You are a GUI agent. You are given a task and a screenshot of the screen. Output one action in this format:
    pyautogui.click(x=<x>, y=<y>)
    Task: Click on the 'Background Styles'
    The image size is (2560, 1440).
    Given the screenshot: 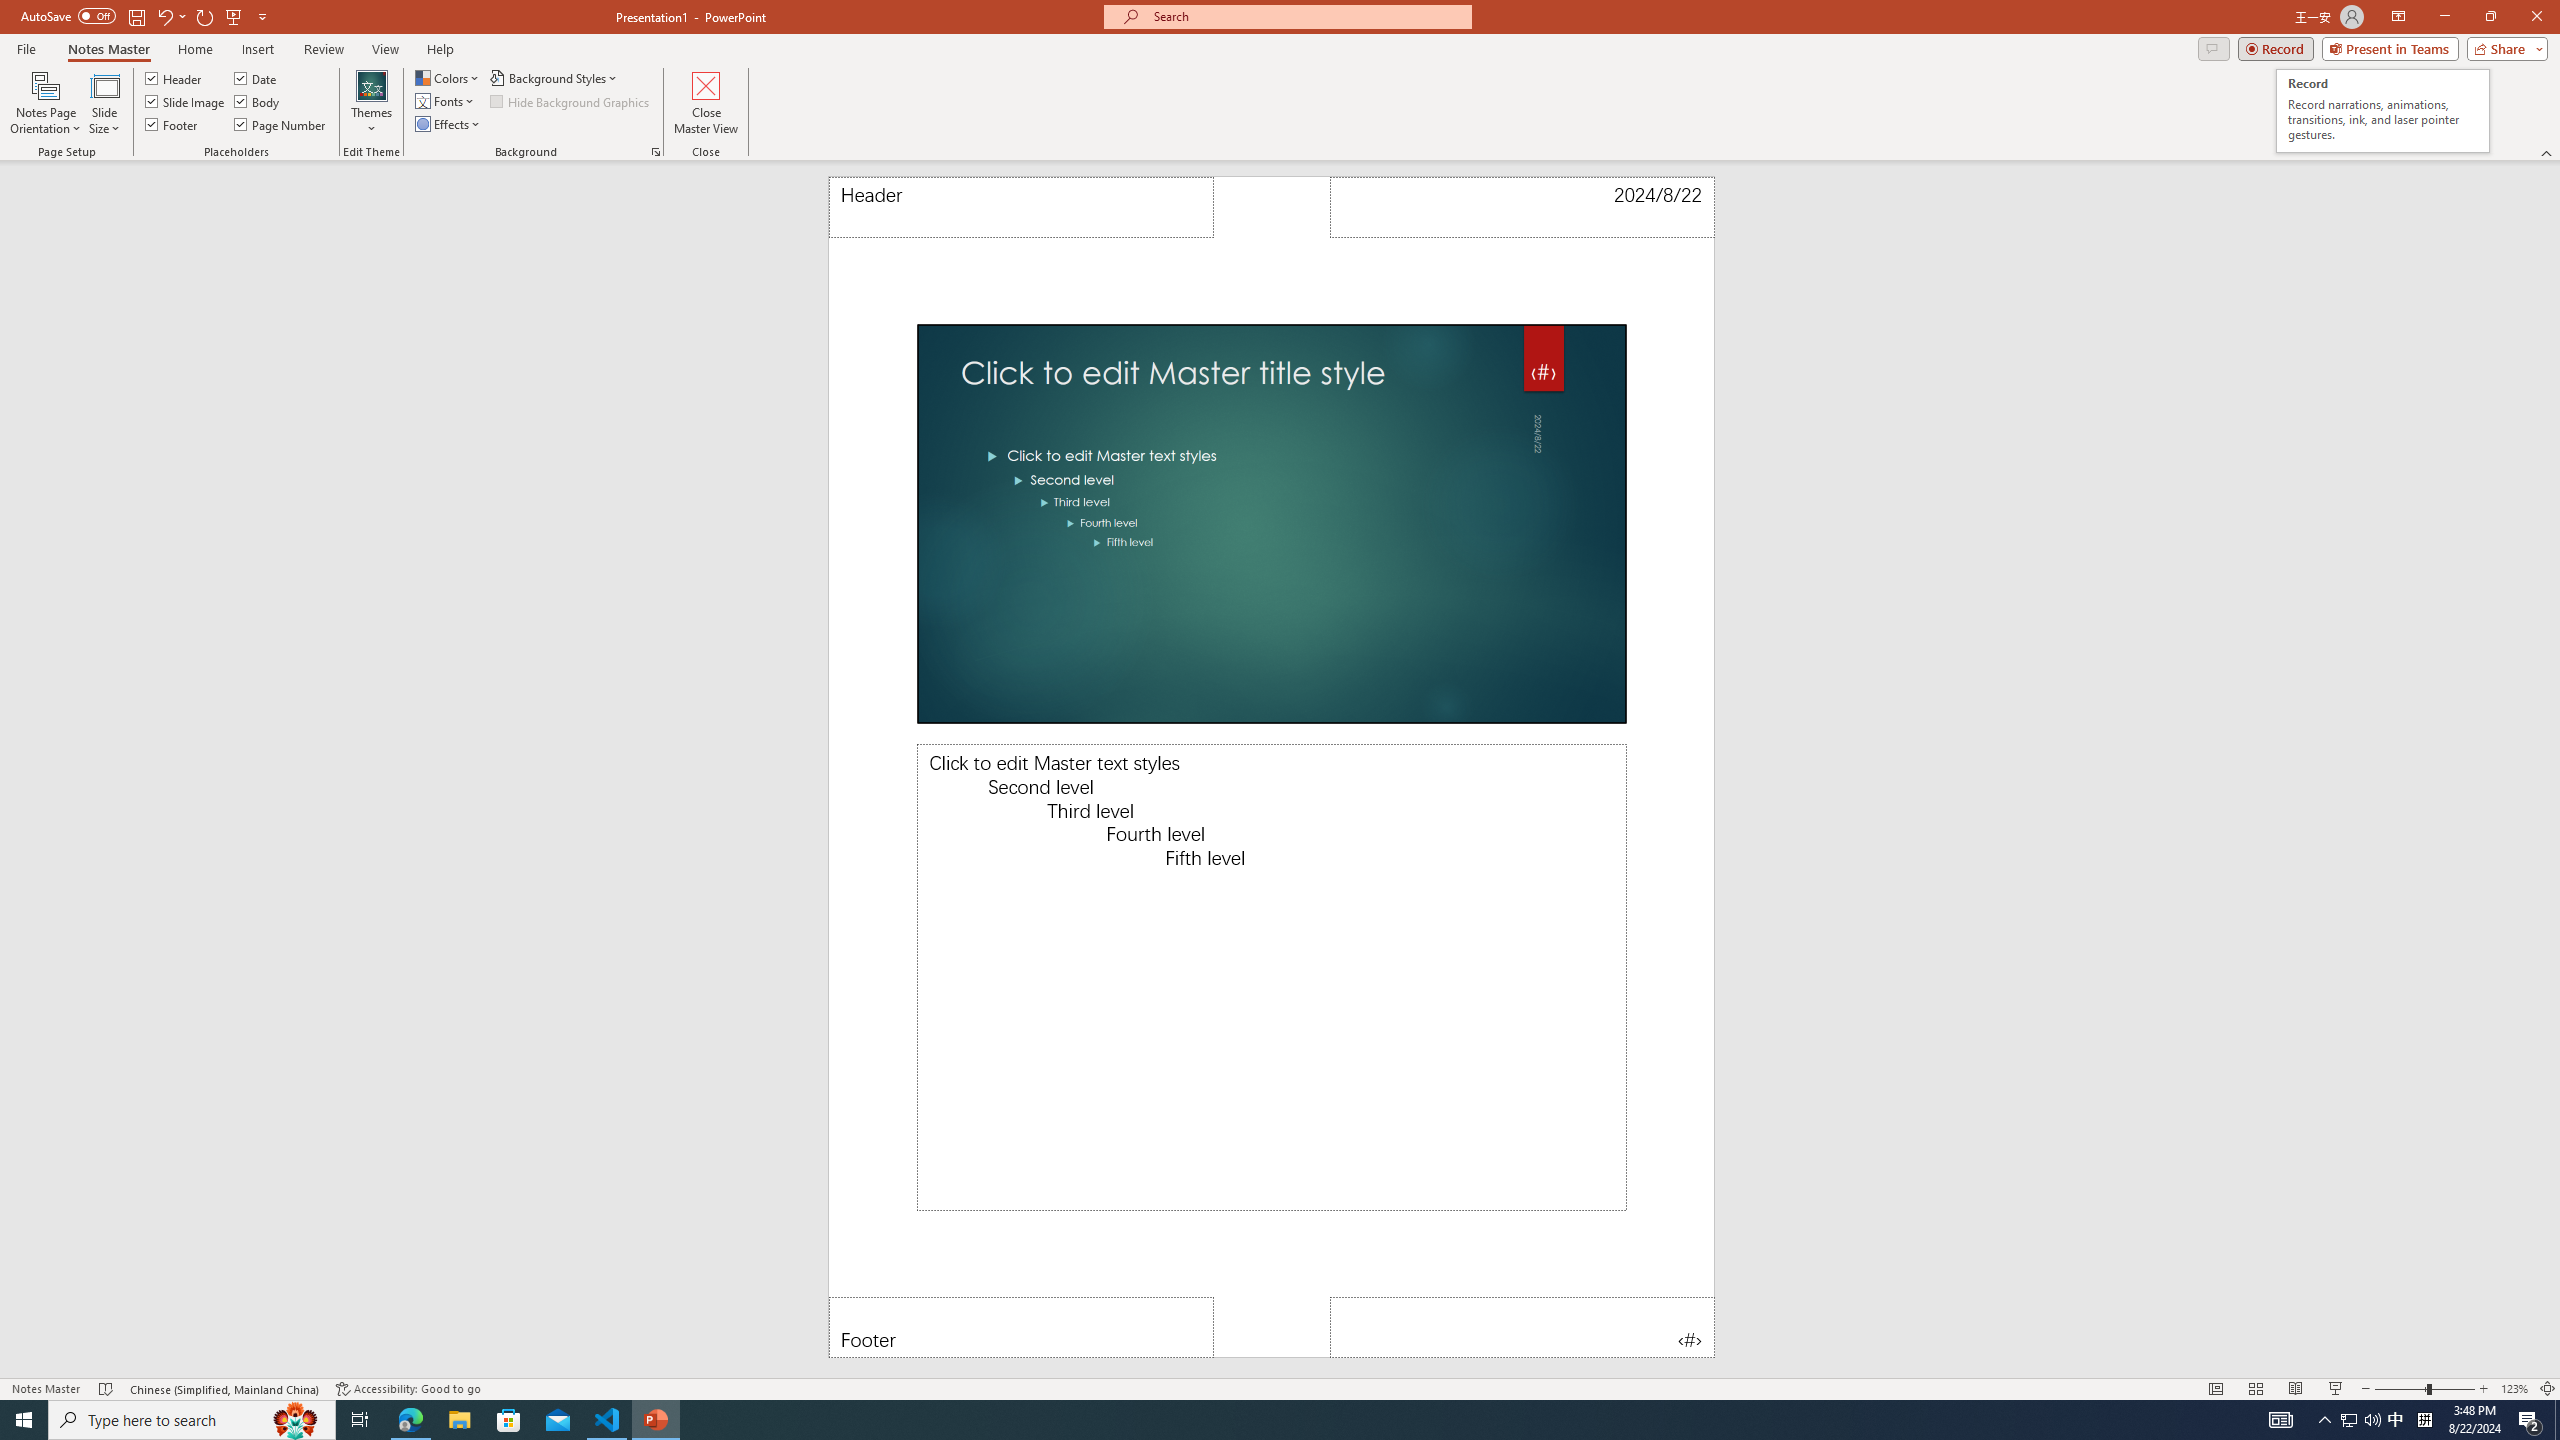 What is the action you would take?
    pyautogui.click(x=554, y=77)
    